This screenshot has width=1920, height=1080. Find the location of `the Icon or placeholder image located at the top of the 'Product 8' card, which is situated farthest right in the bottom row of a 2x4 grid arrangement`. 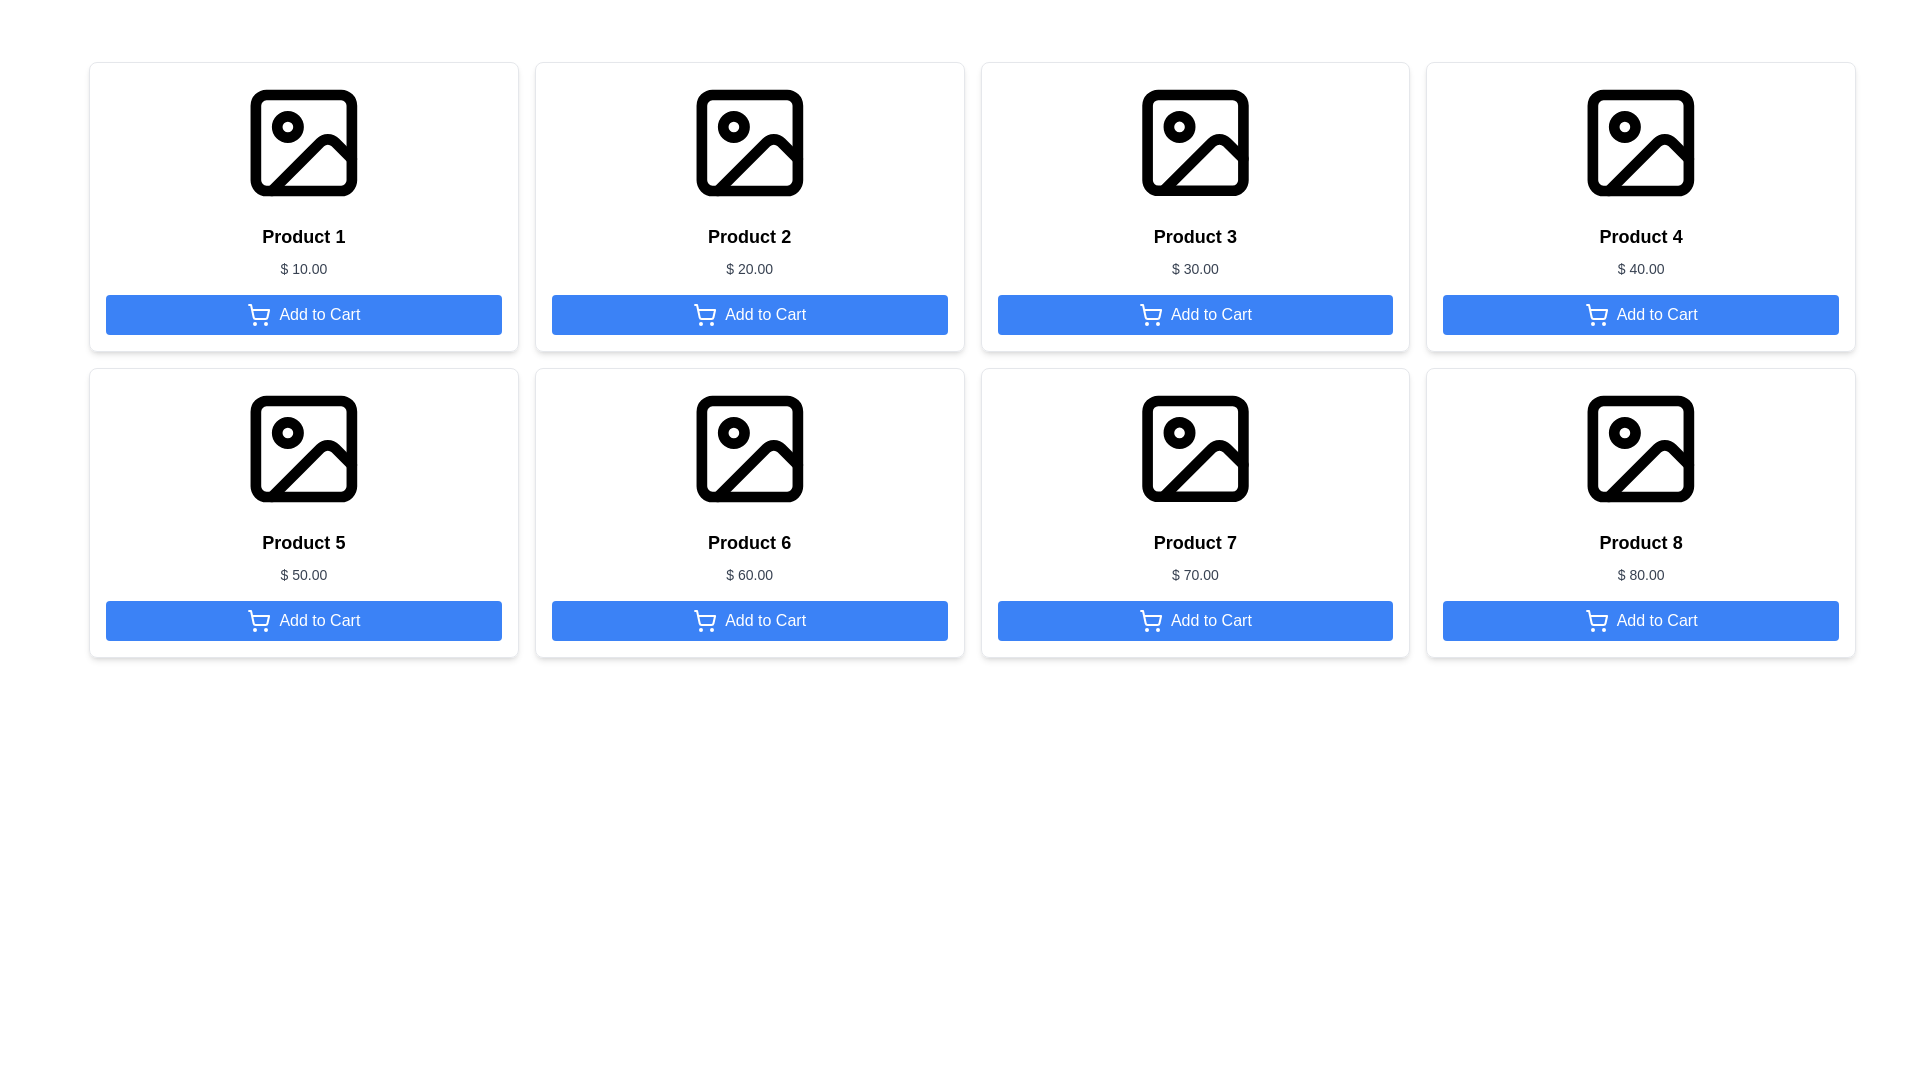

the Icon or placeholder image located at the top of the 'Product 8' card, which is situated farthest right in the bottom row of a 2x4 grid arrangement is located at coordinates (1641, 447).